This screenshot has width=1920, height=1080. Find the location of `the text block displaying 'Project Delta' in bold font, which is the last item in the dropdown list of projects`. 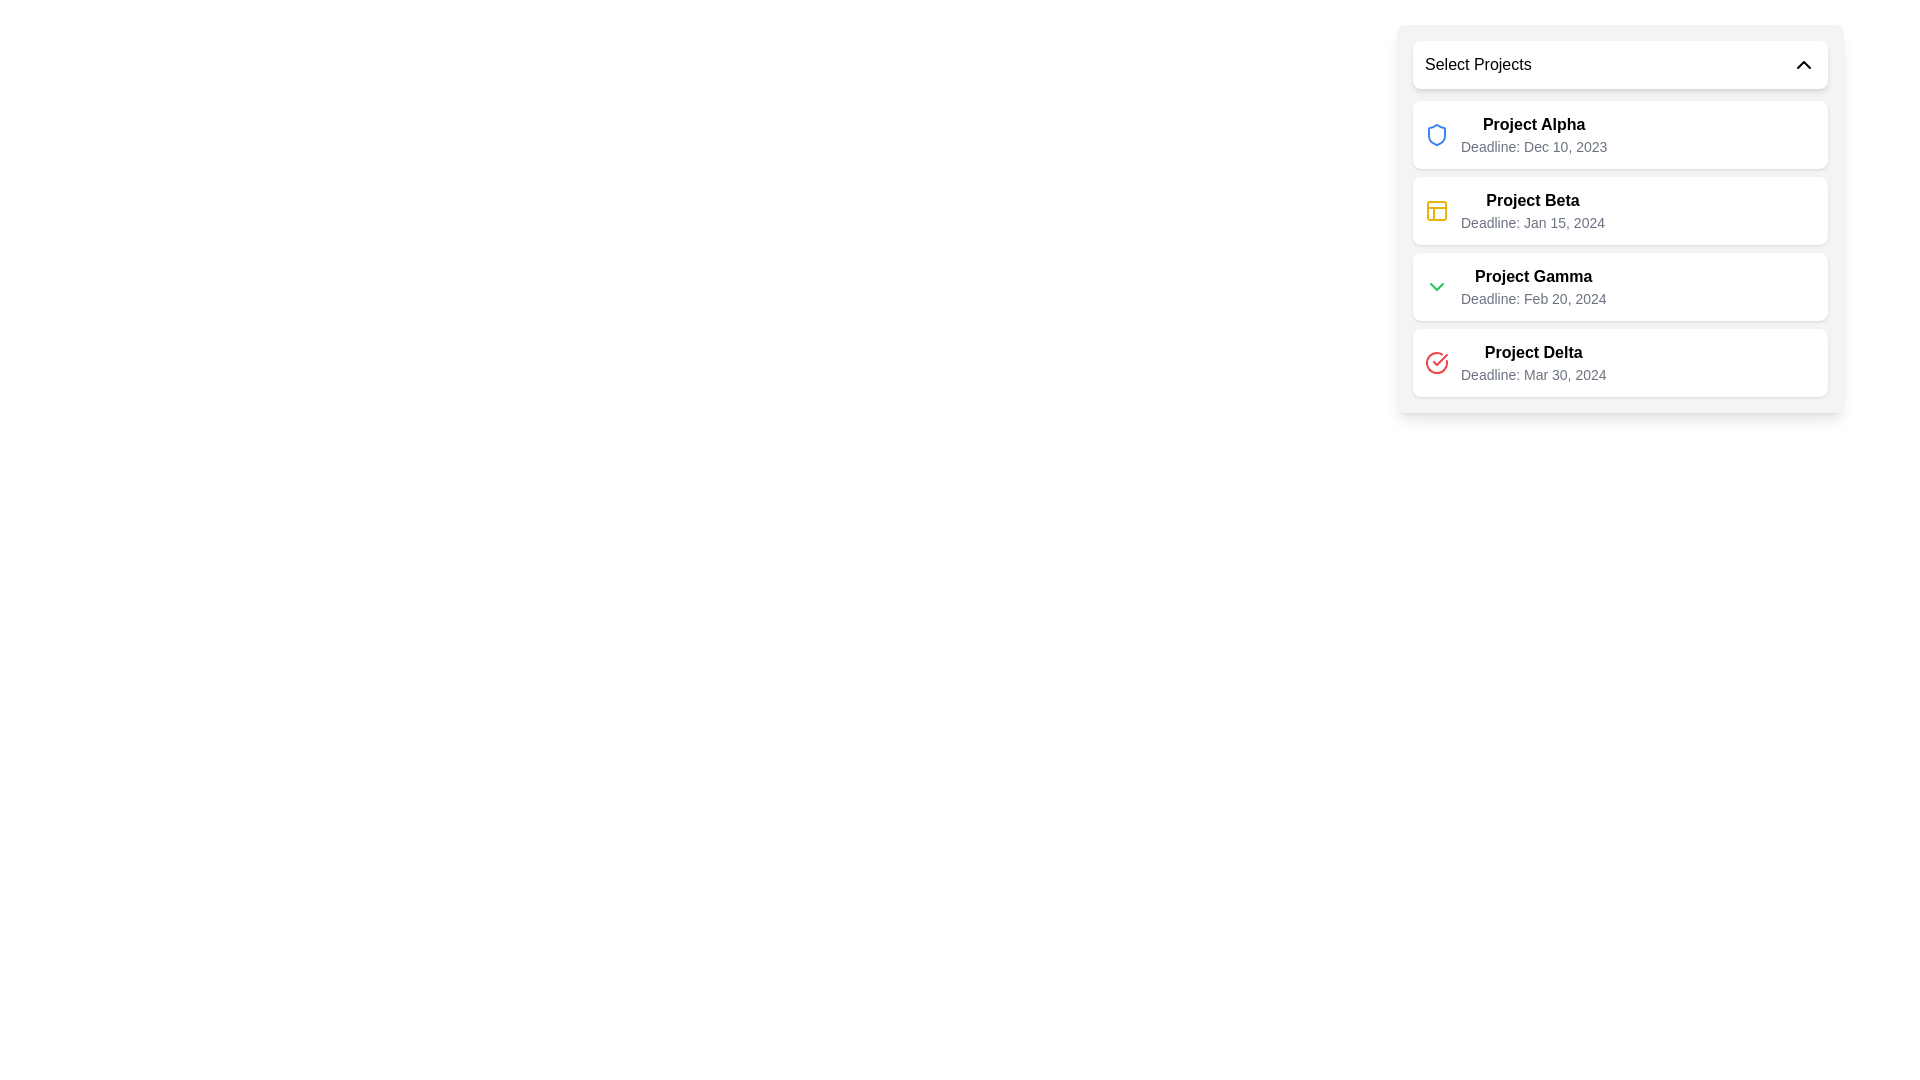

the text block displaying 'Project Delta' in bold font, which is the last item in the dropdown list of projects is located at coordinates (1532, 362).